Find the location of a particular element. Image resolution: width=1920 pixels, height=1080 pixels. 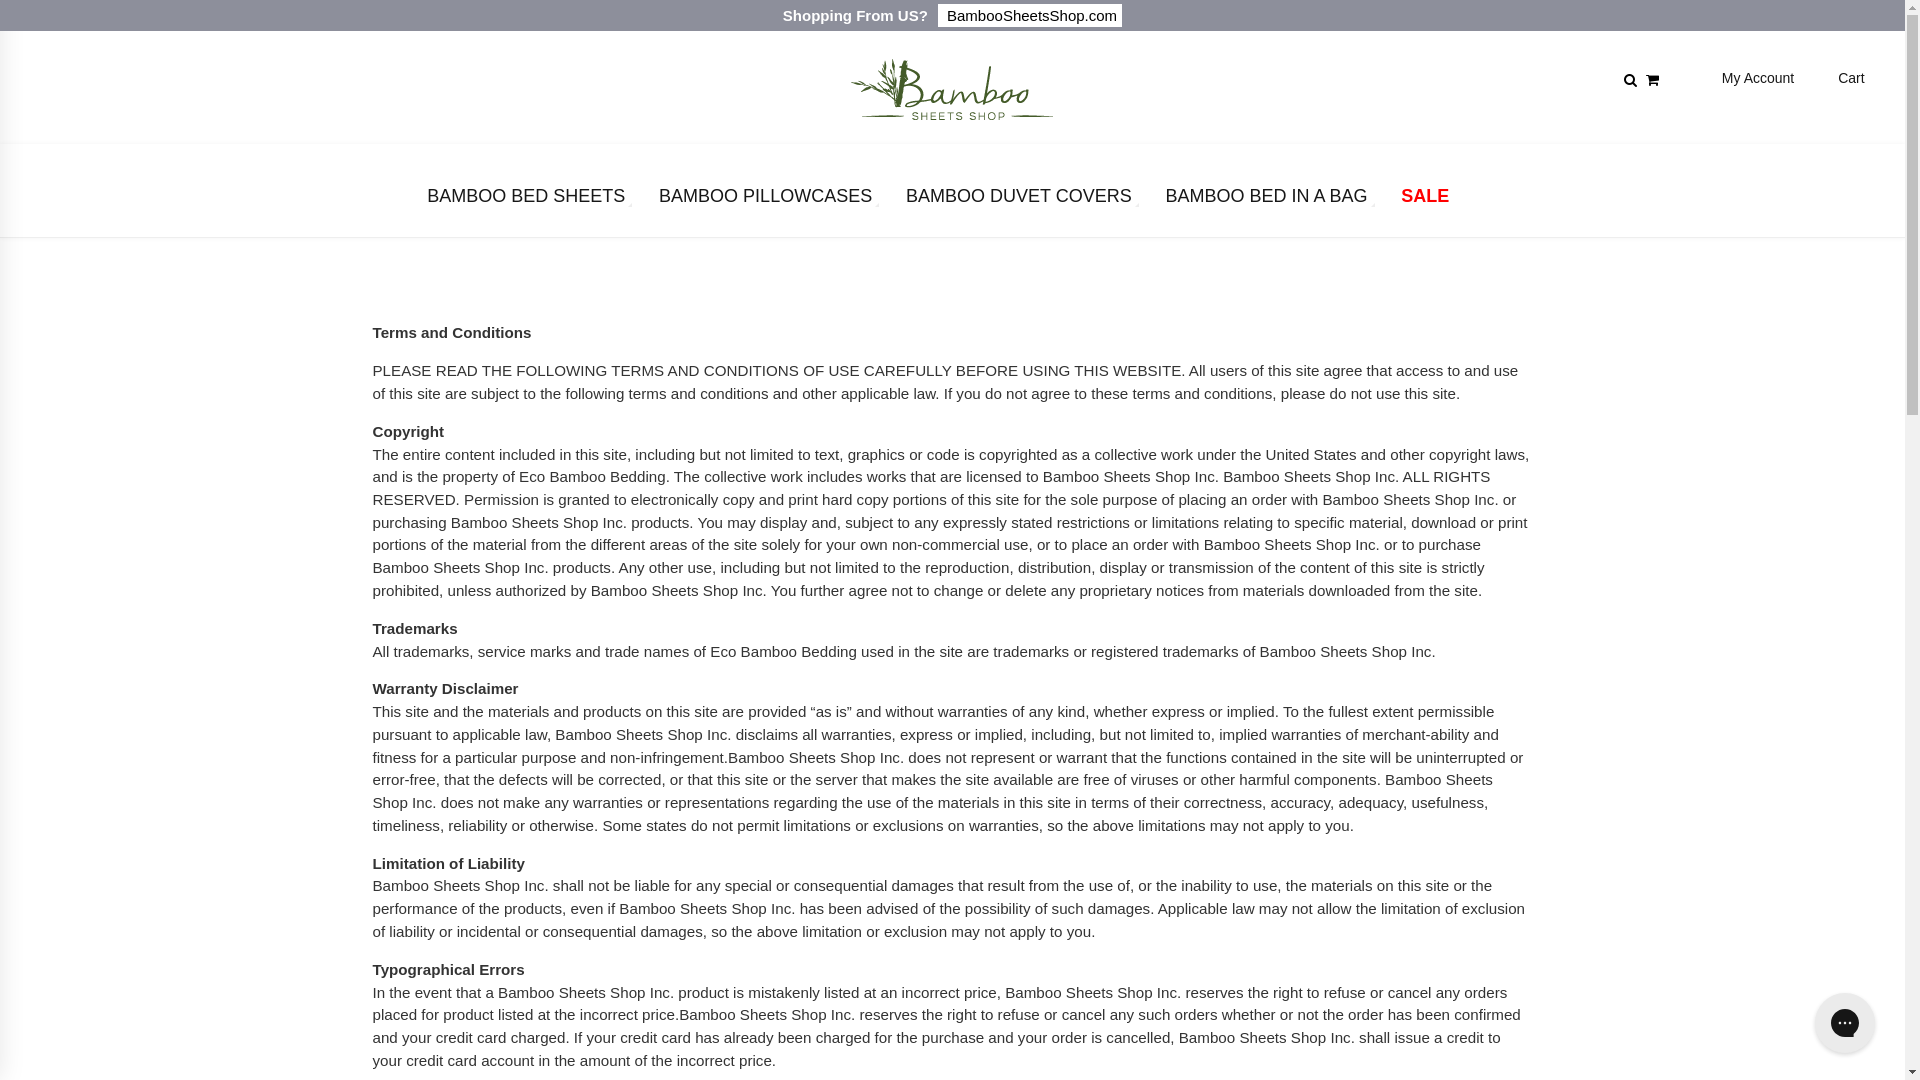

'BambooSheetsShop.com' is located at coordinates (936, 15).